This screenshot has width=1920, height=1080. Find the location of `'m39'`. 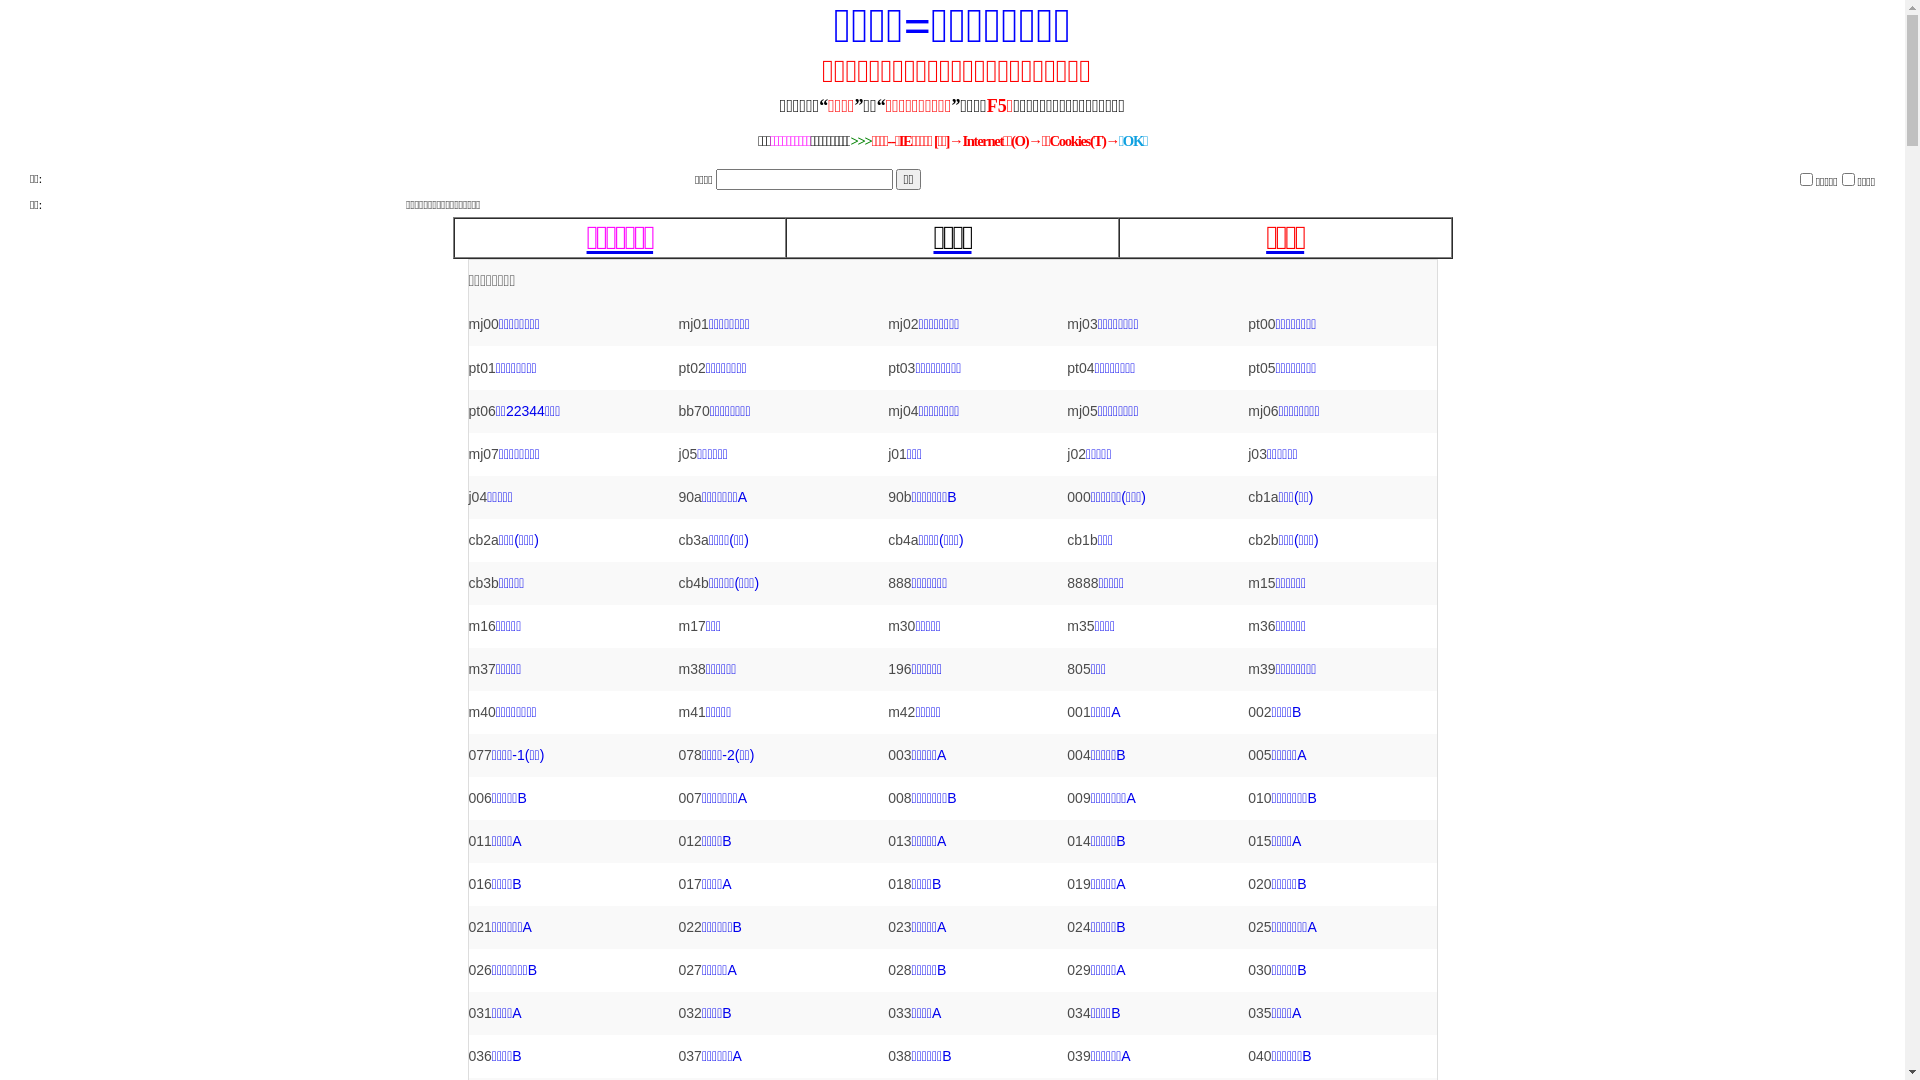

'm39' is located at coordinates (1260, 668).